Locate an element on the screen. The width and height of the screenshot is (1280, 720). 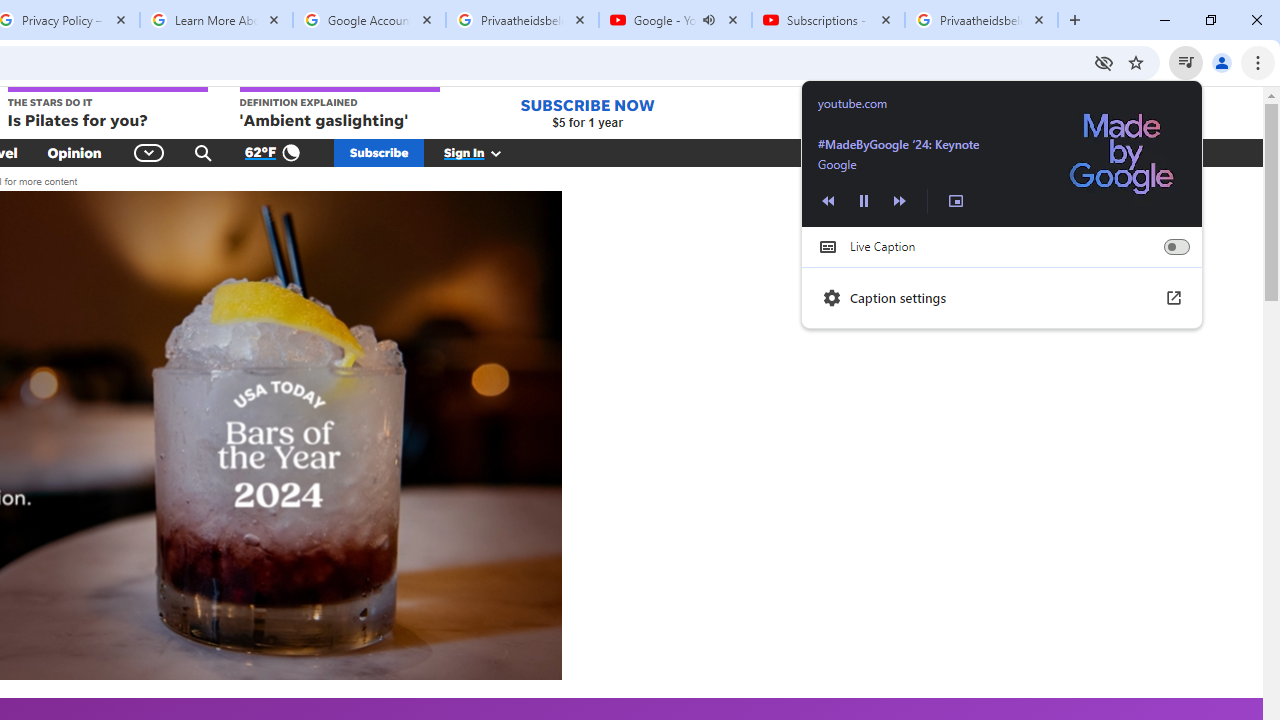
'Play' is located at coordinates (864, 200).